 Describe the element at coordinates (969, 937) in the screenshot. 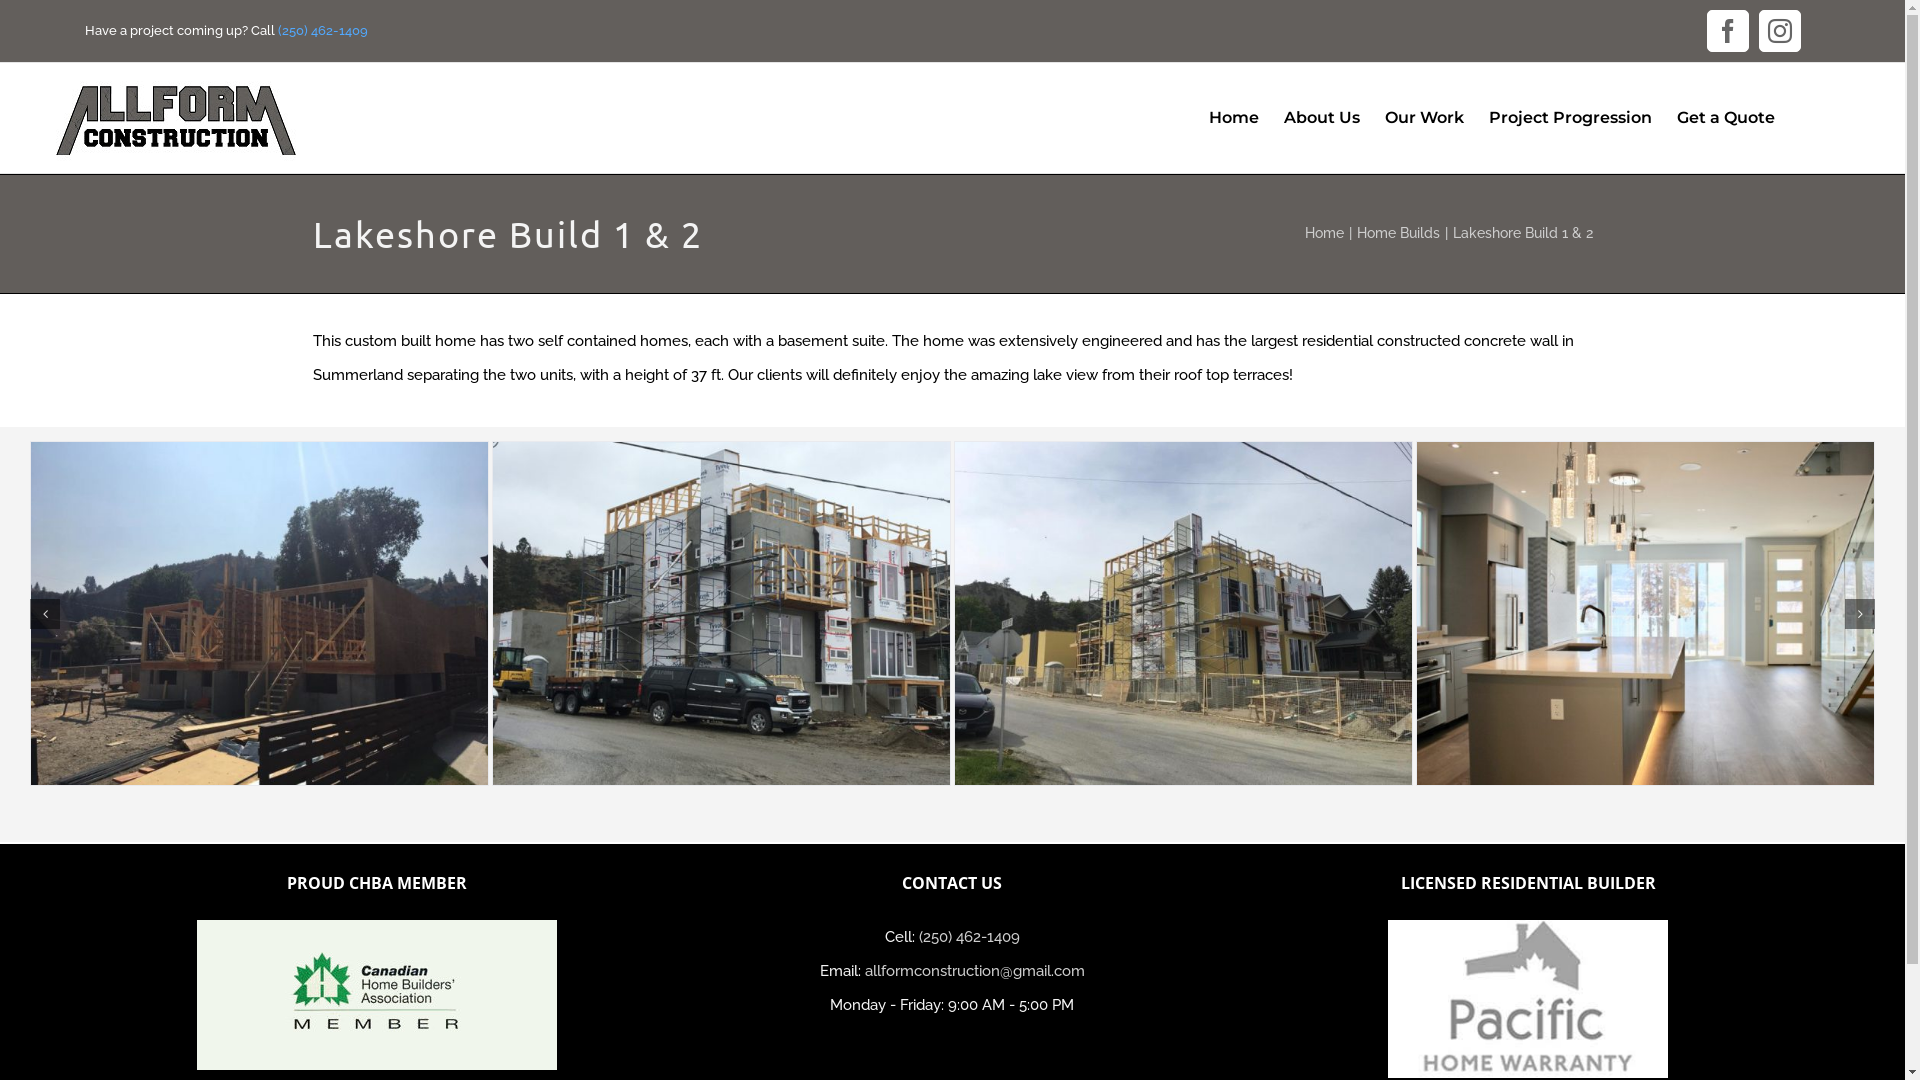

I see `'(250) 462-1409'` at that location.